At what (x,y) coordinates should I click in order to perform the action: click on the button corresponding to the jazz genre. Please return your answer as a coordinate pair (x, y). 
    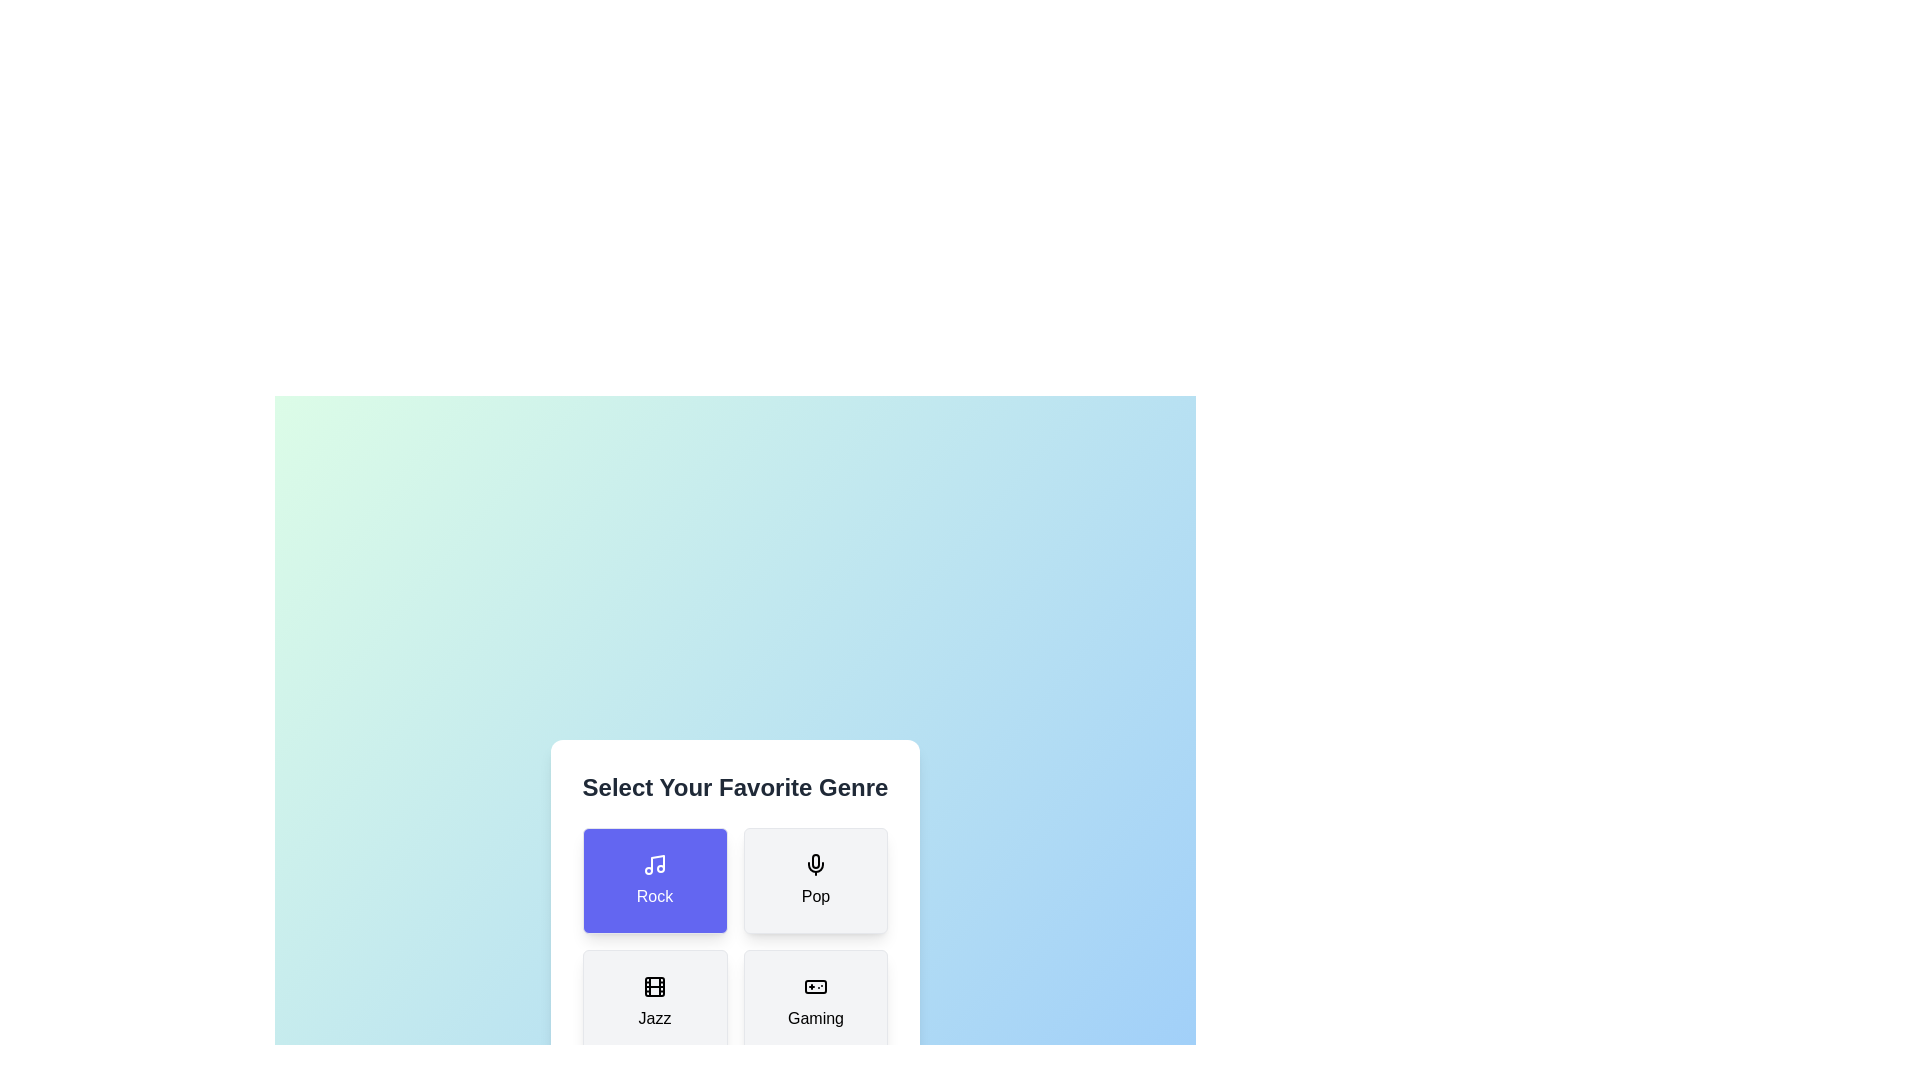
    Looking at the image, I should click on (655, 1003).